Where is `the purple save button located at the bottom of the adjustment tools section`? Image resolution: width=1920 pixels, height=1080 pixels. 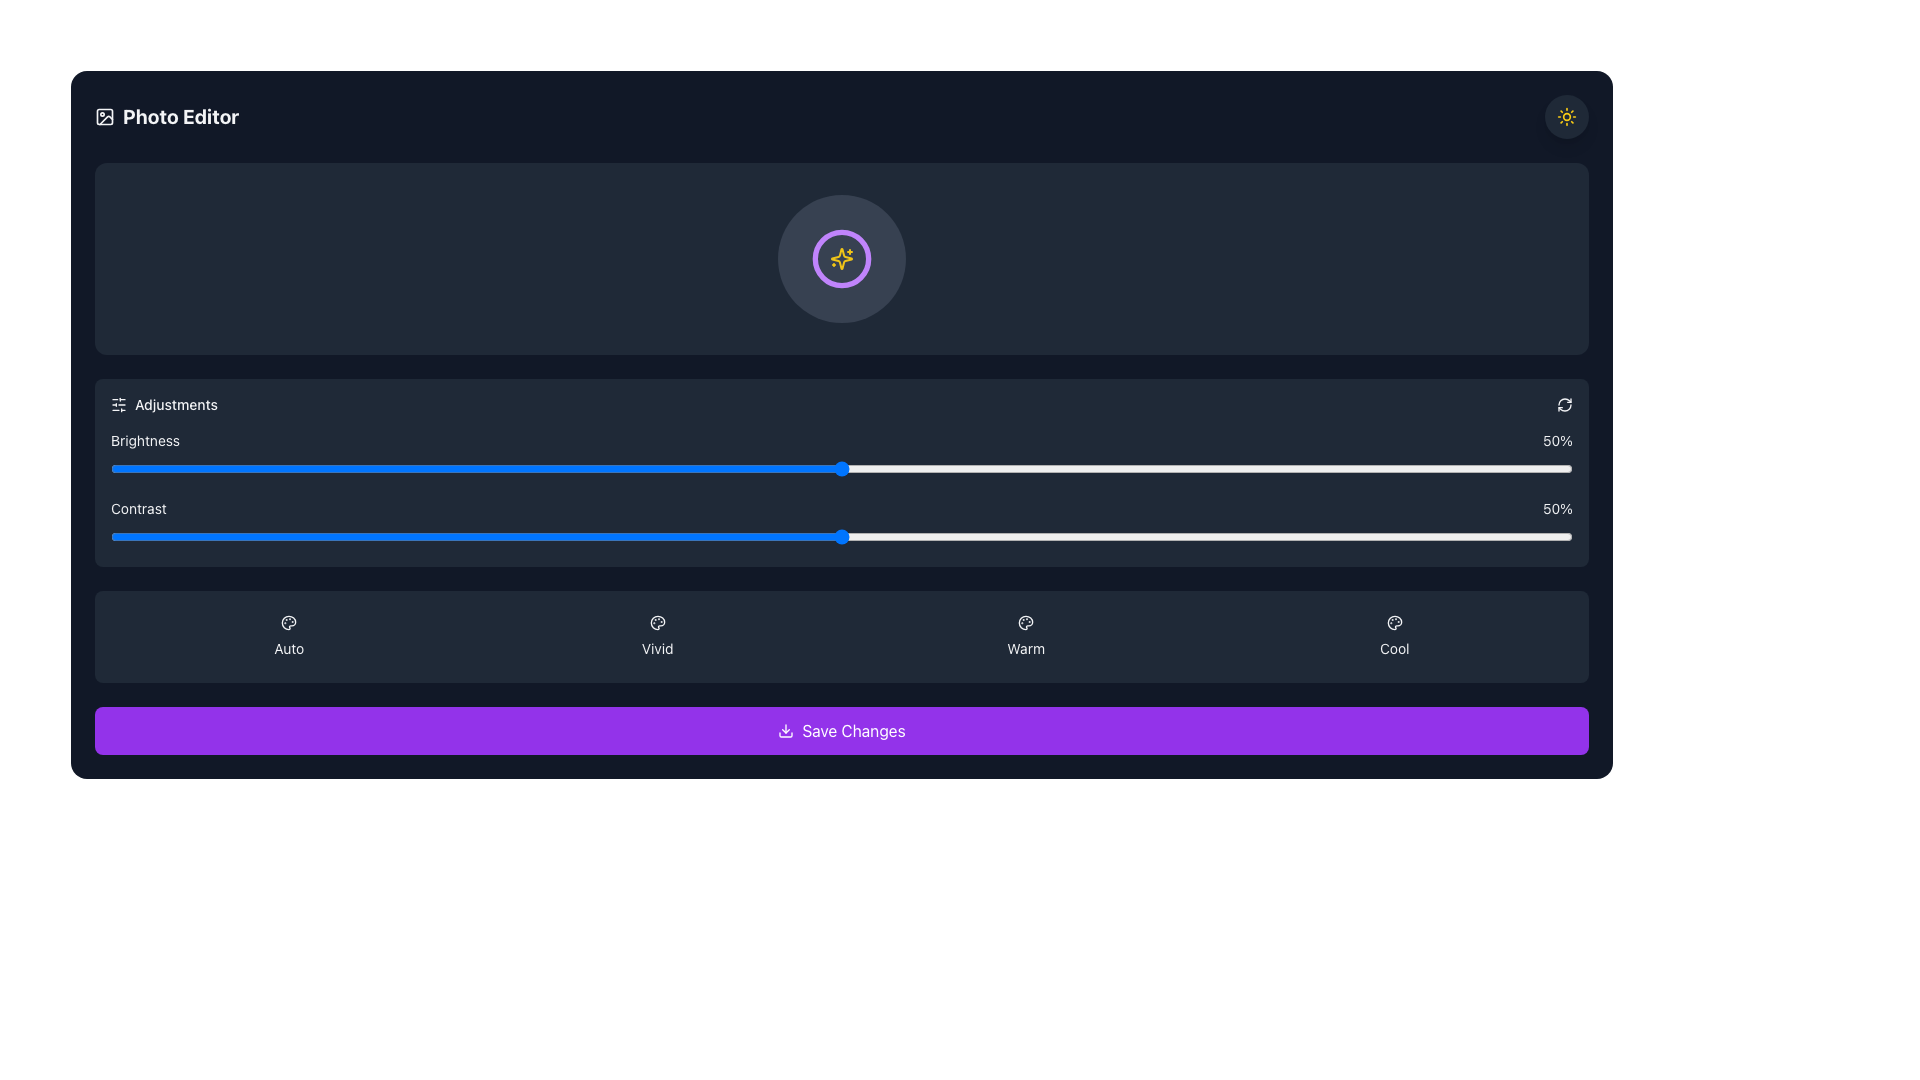
the purple save button located at the bottom of the adjustment tools section is located at coordinates (841, 731).